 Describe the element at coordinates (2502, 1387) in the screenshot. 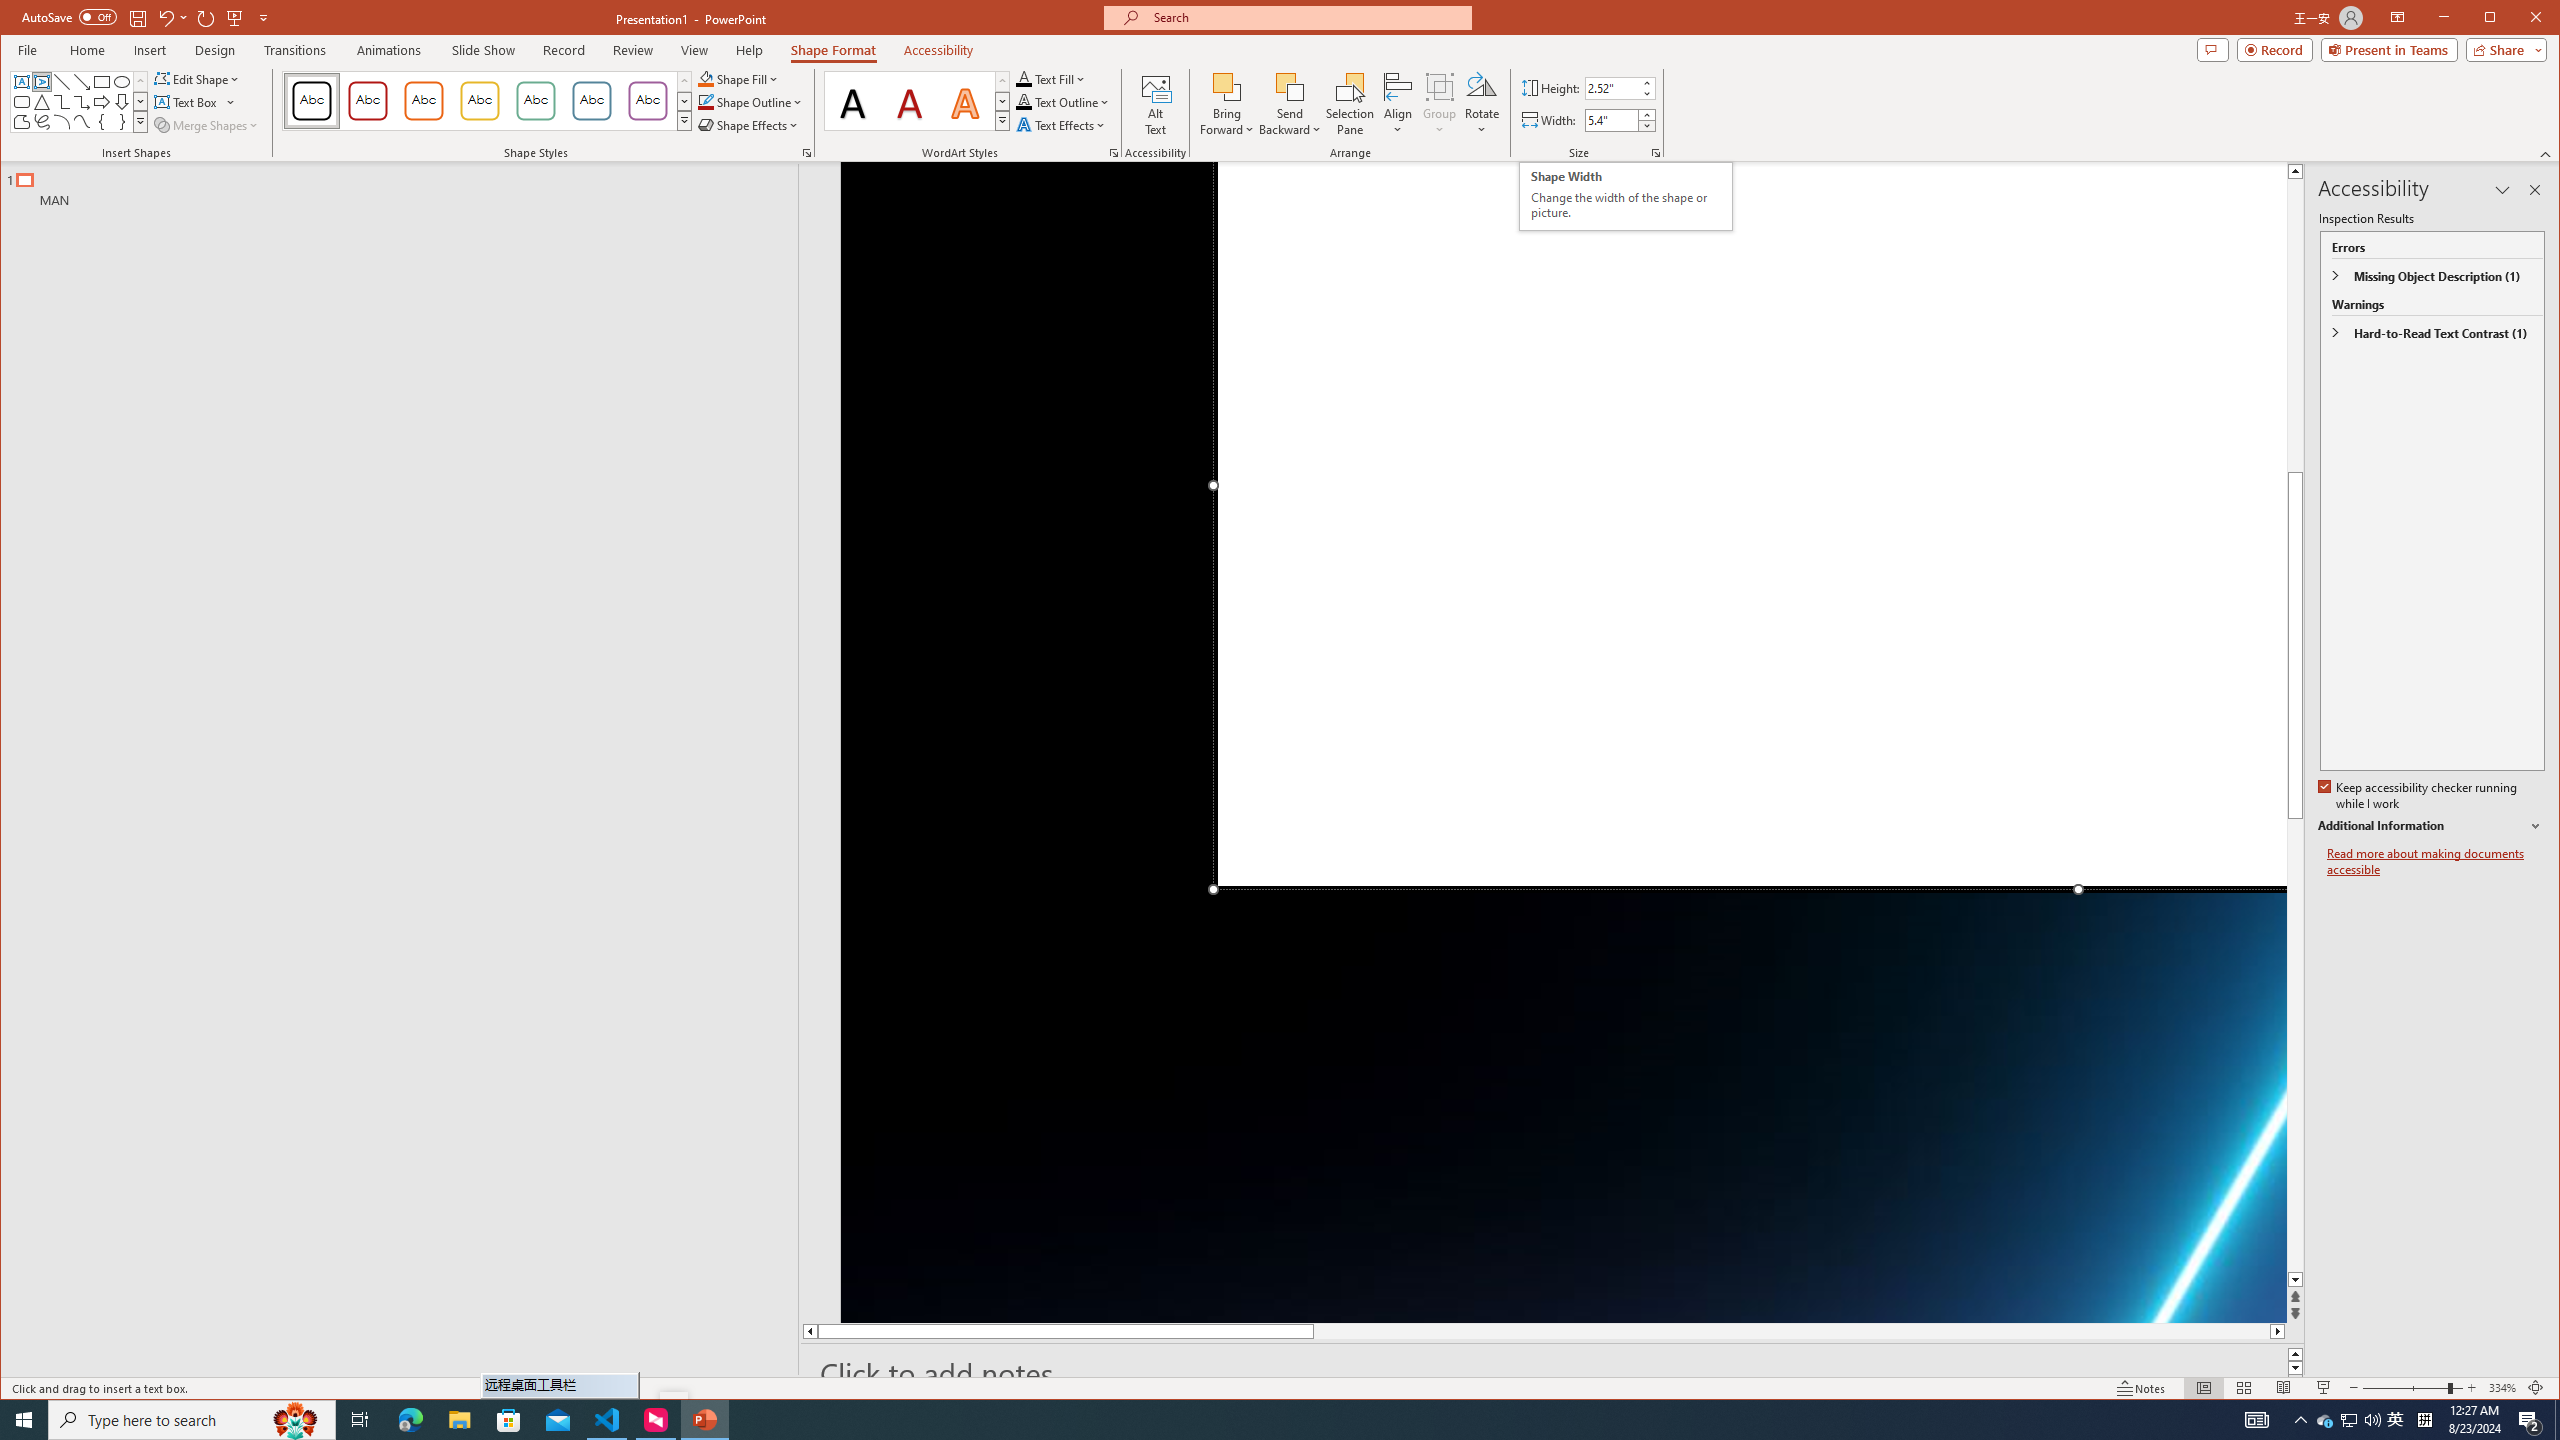

I see `'Zoom 334%'` at that location.